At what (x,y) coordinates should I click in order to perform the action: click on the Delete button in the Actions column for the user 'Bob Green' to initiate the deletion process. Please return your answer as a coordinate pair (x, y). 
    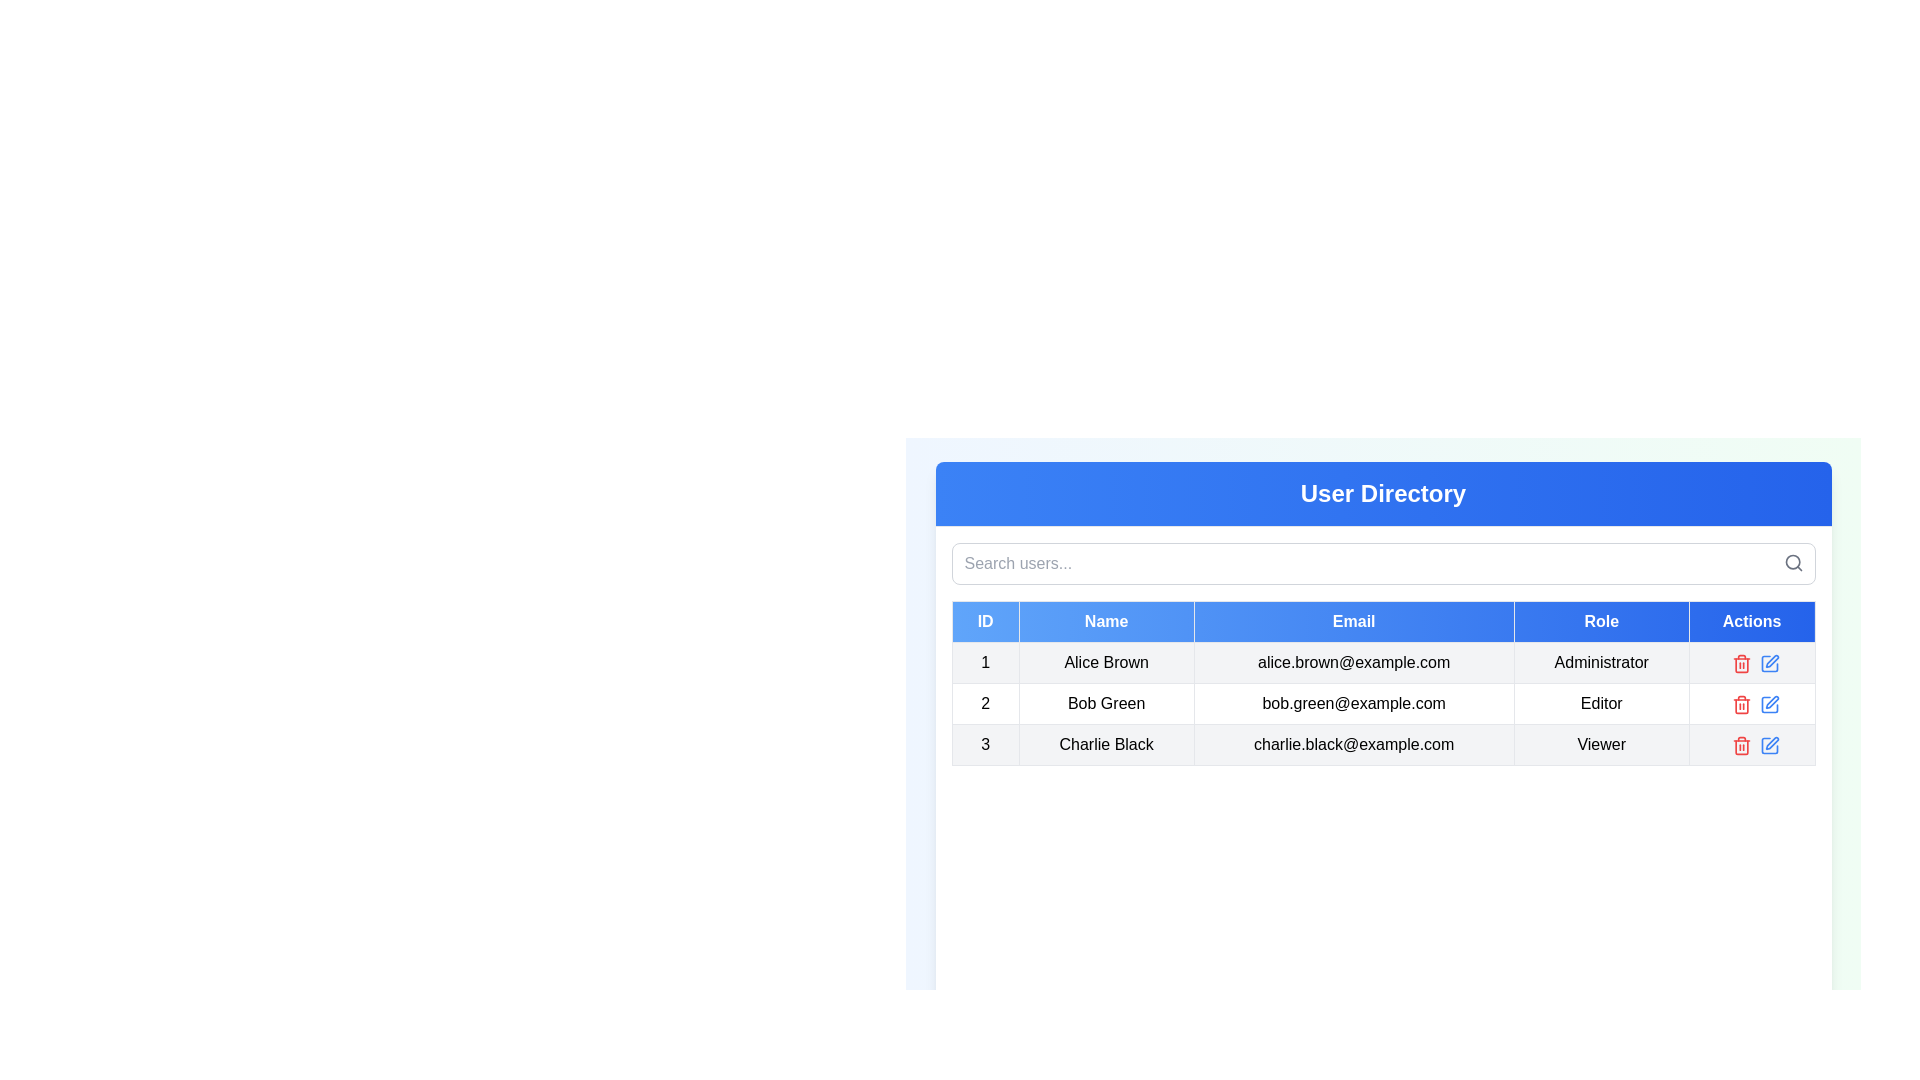
    Looking at the image, I should click on (1741, 663).